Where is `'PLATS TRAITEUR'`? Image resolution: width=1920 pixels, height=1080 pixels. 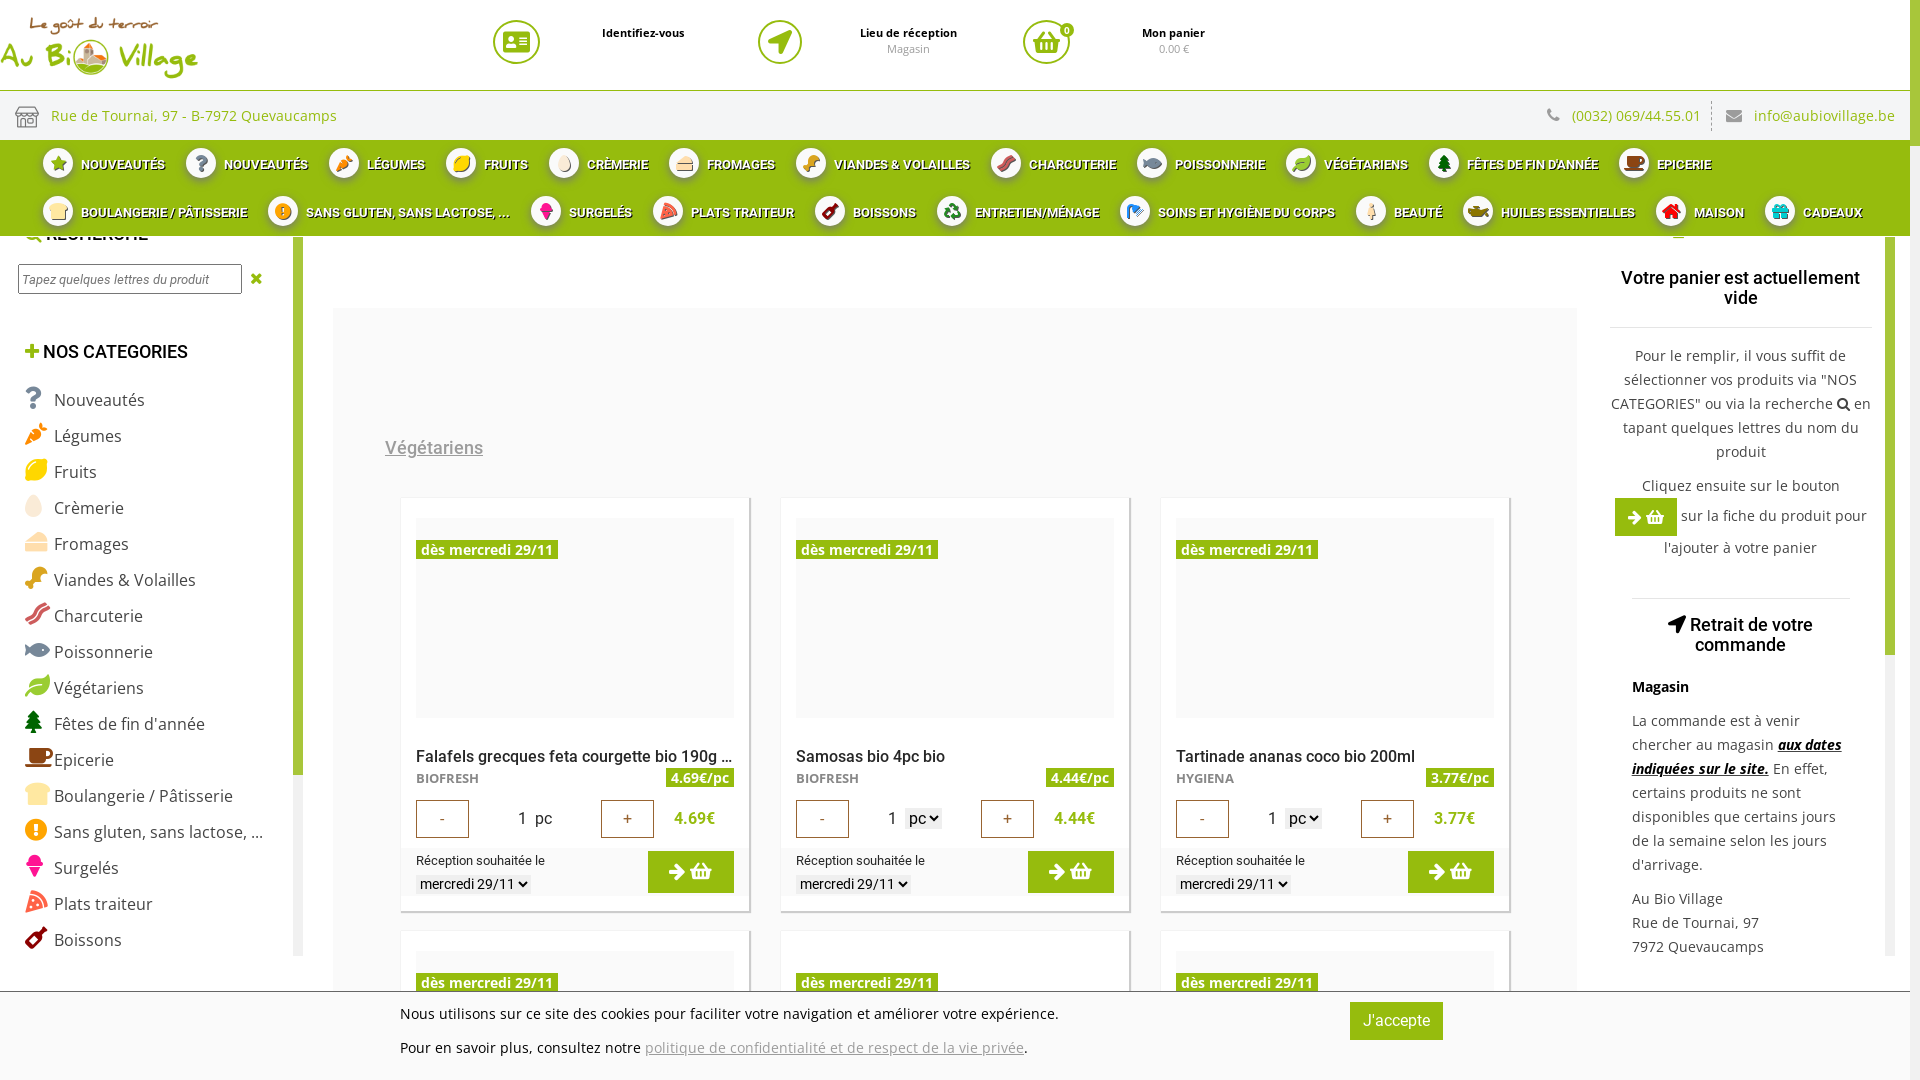 'PLATS TRAITEUR' is located at coordinates (720, 207).